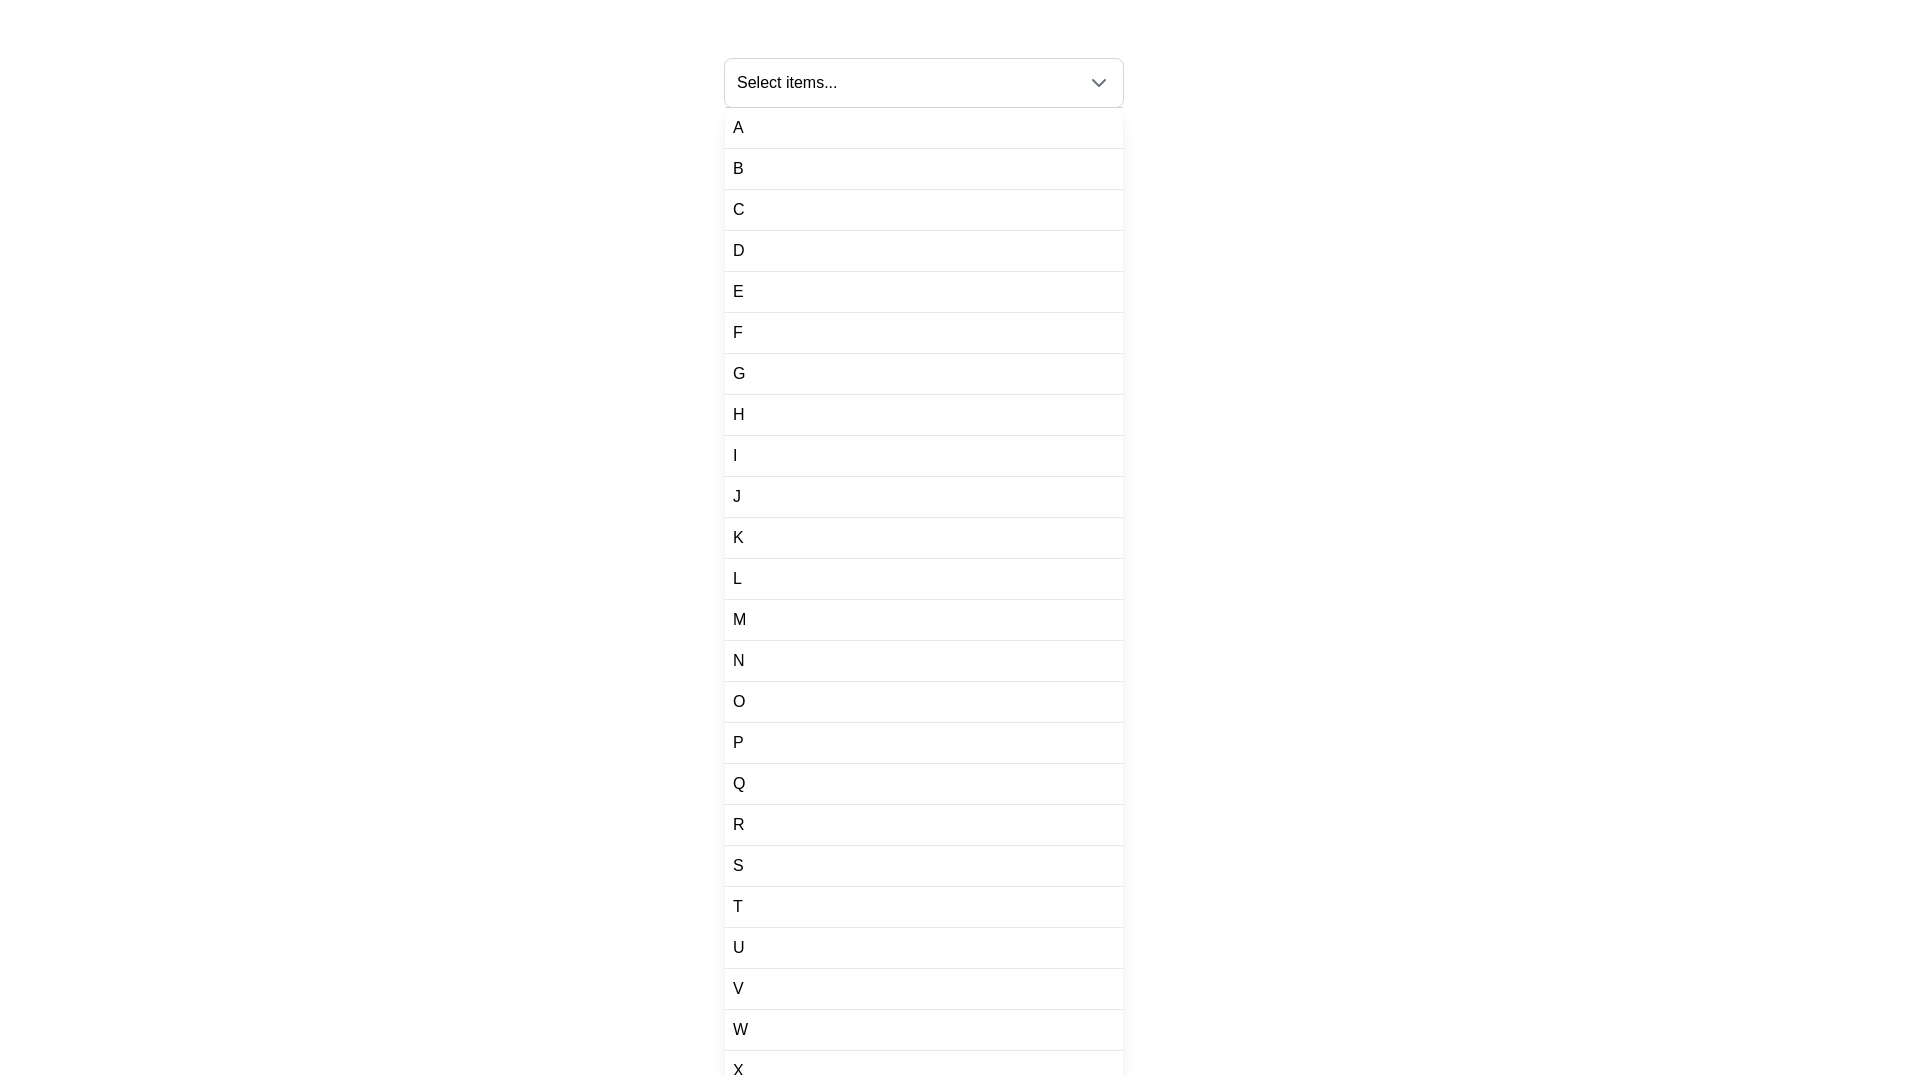 Image resolution: width=1920 pixels, height=1080 pixels. What do you see at coordinates (923, 374) in the screenshot?
I see `the list item containing the letter 'G' in the dropdown menu` at bounding box center [923, 374].